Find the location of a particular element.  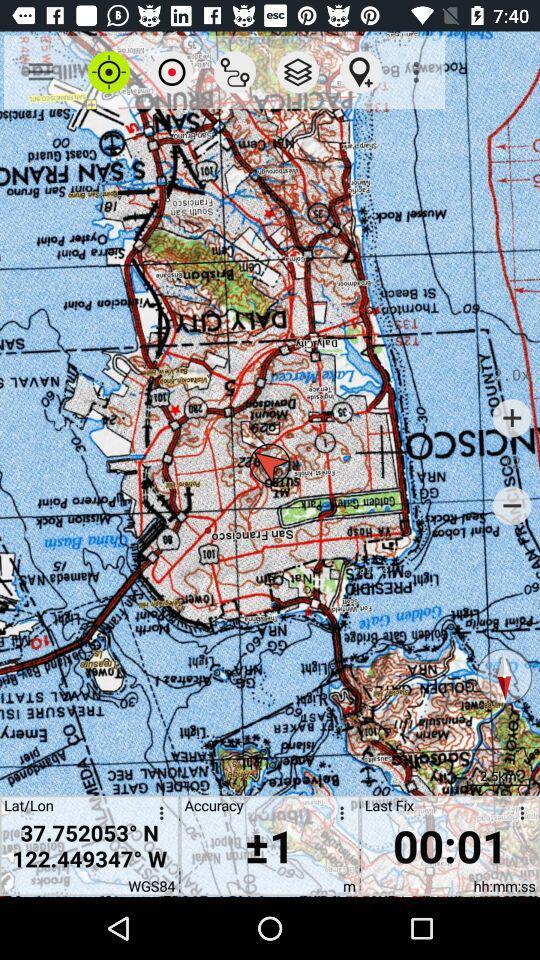

the more icon is located at coordinates (157, 816).